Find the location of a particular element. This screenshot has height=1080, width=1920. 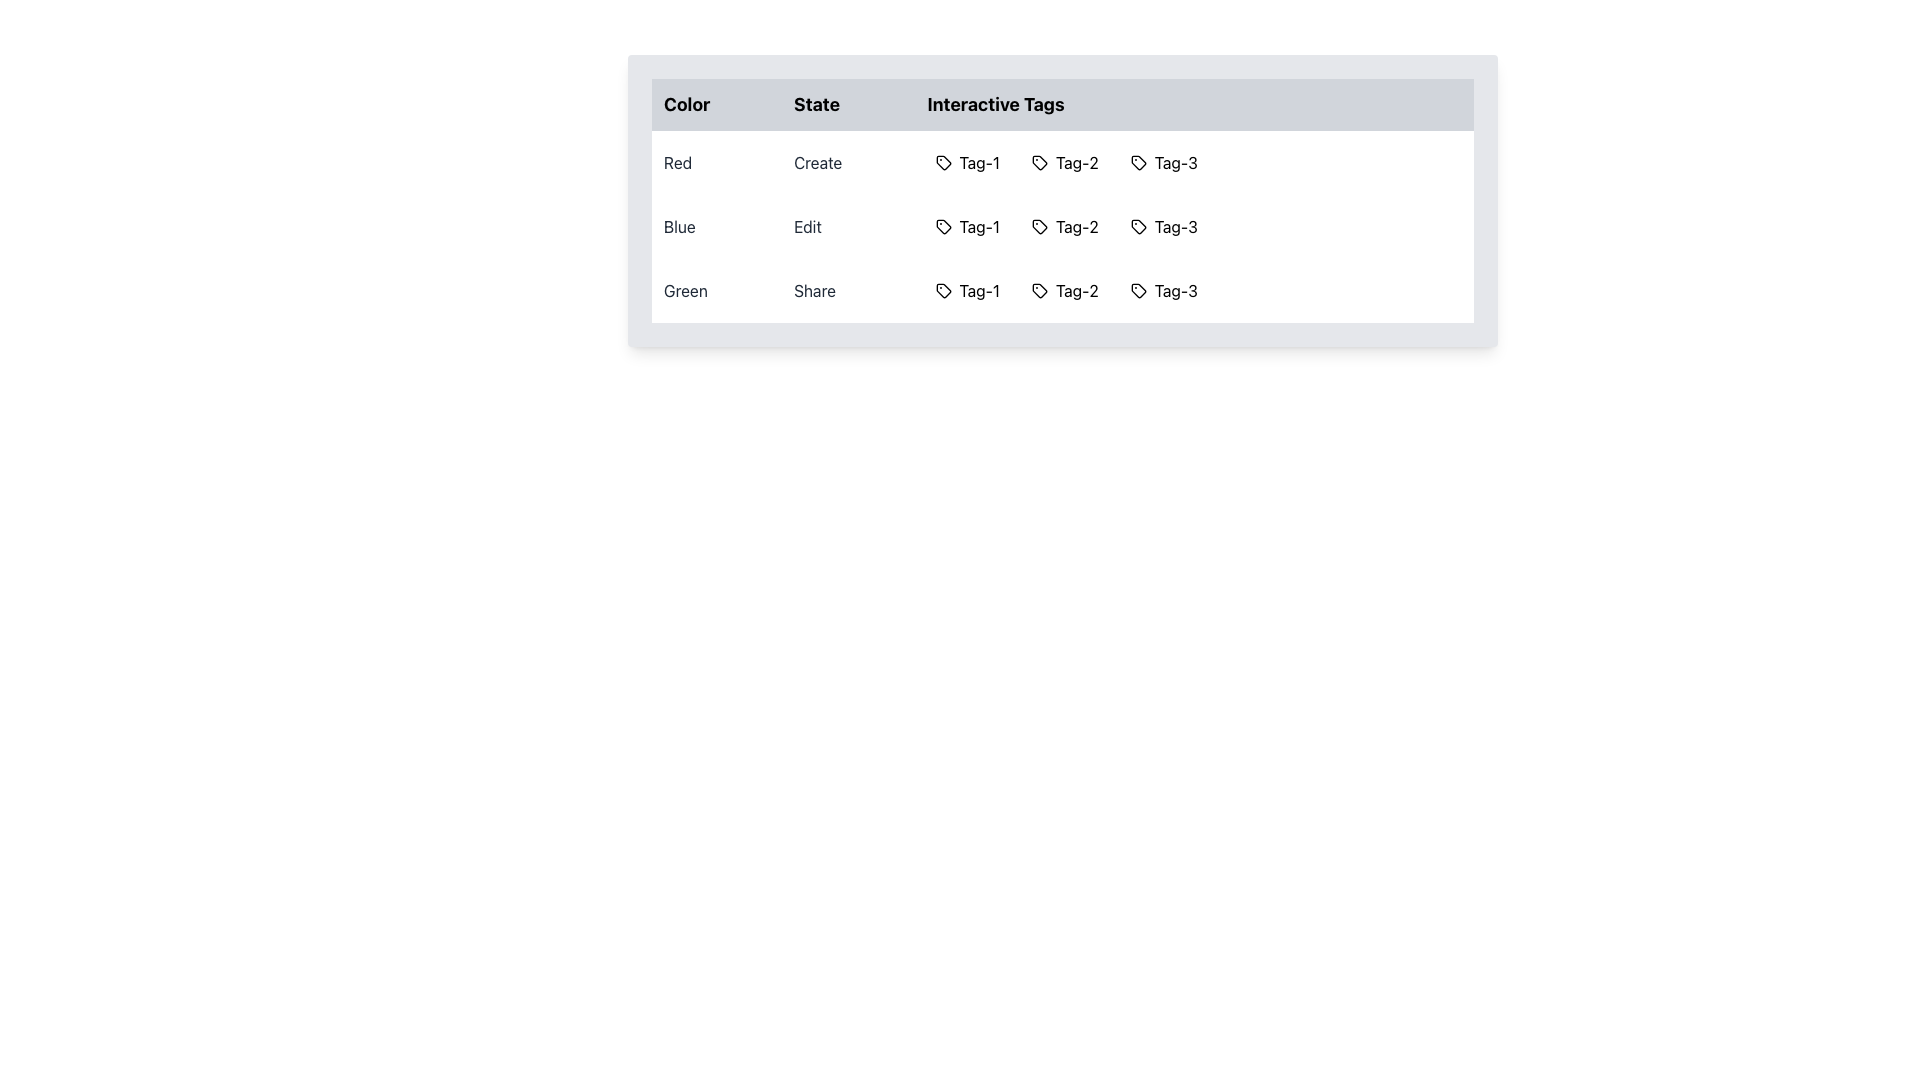

the interactive label displaying 'Tag-3' to trigger a tooltip or highlight is located at coordinates (1176, 290).